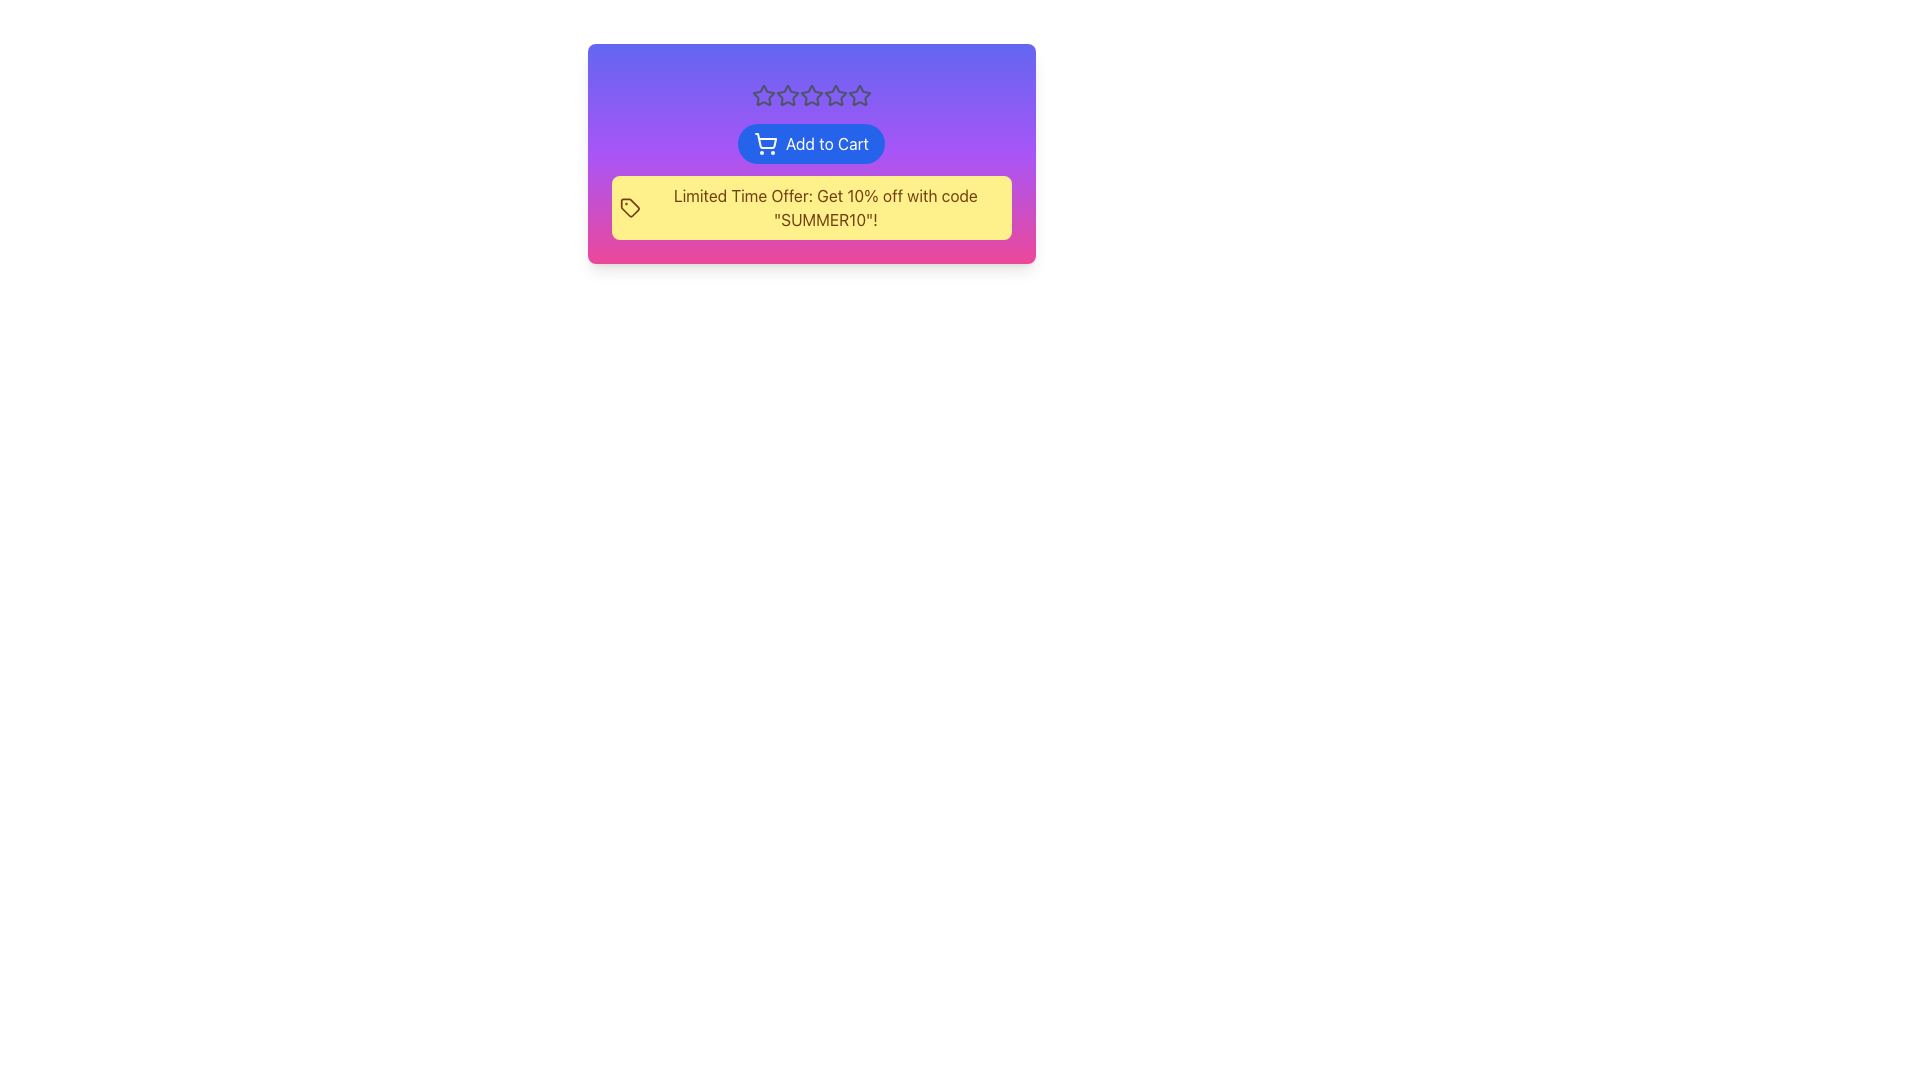 The height and width of the screenshot is (1080, 1920). What do you see at coordinates (764, 142) in the screenshot?
I see `the 'Add to Cart' button, which is centrally located with an icon indicating its functionality` at bounding box center [764, 142].